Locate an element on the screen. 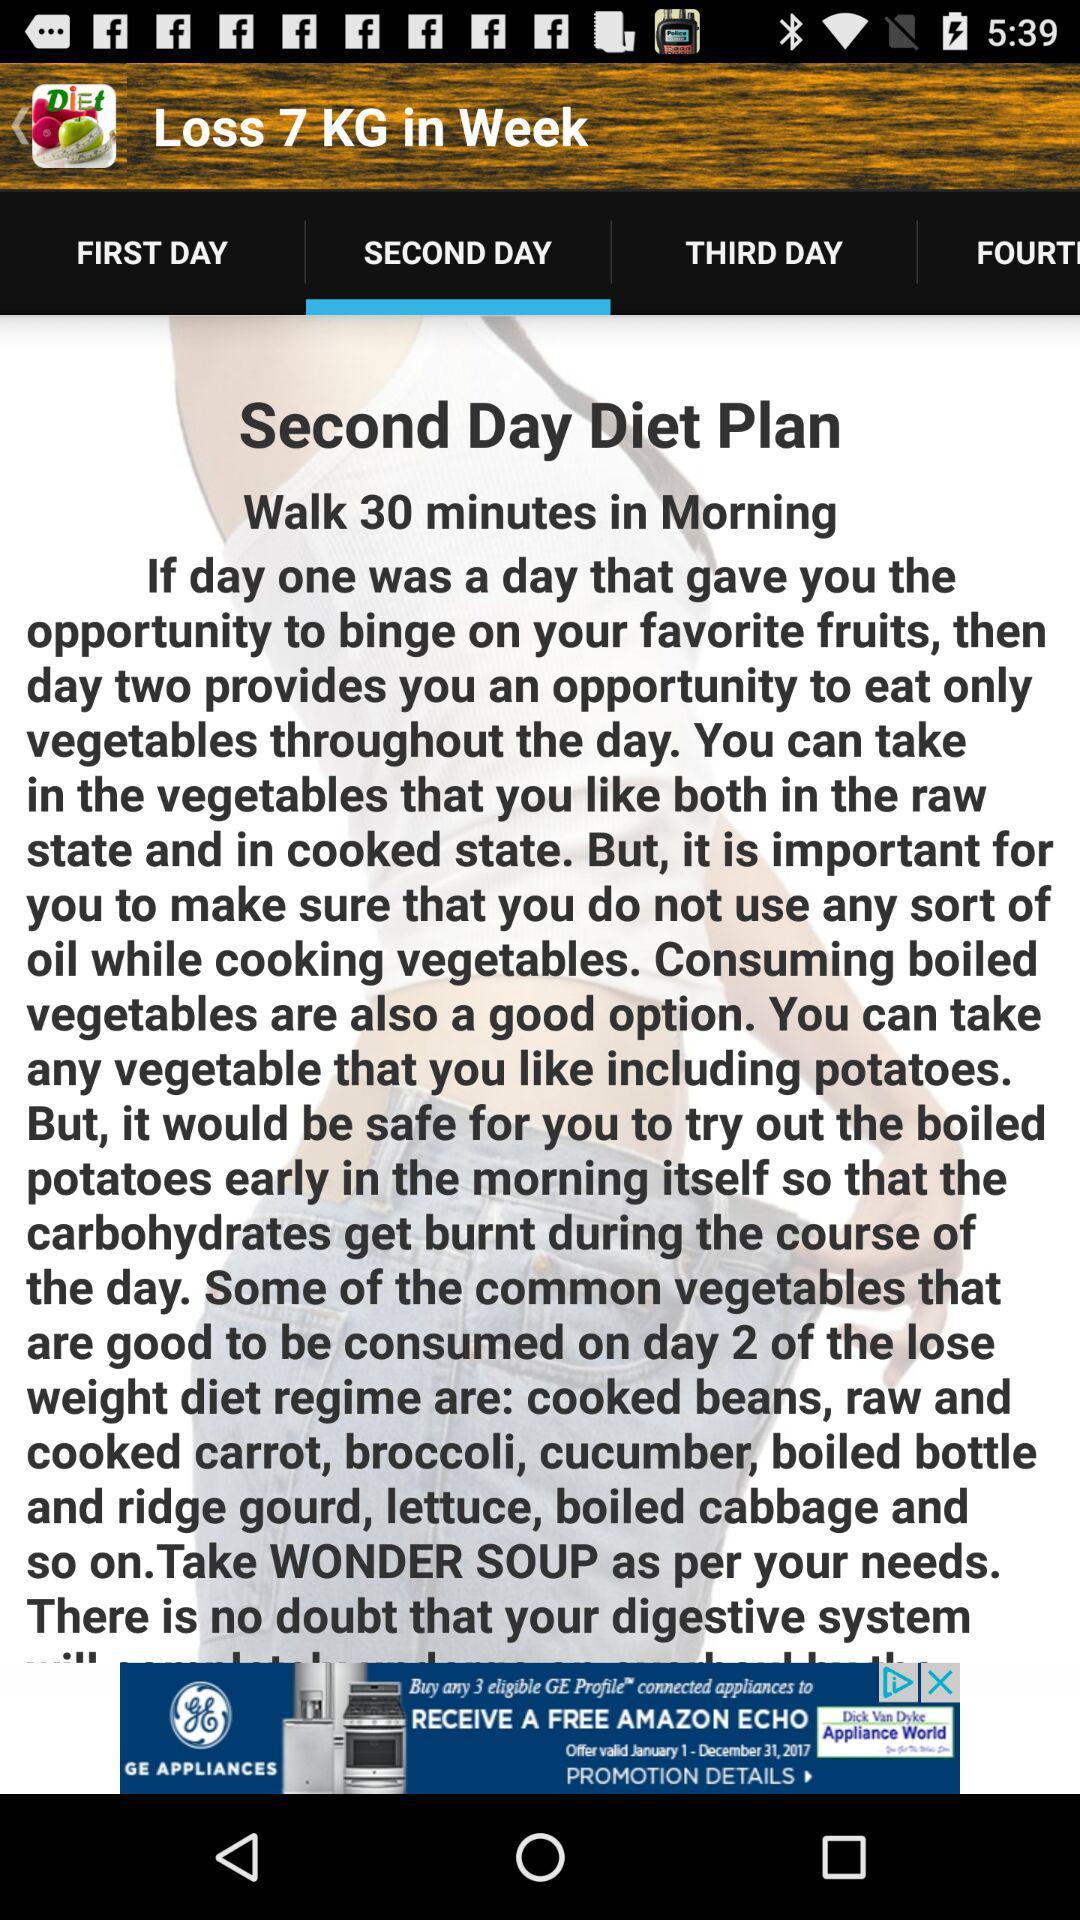 The width and height of the screenshot is (1080, 1920). interact with advertisement is located at coordinates (540, 1727).